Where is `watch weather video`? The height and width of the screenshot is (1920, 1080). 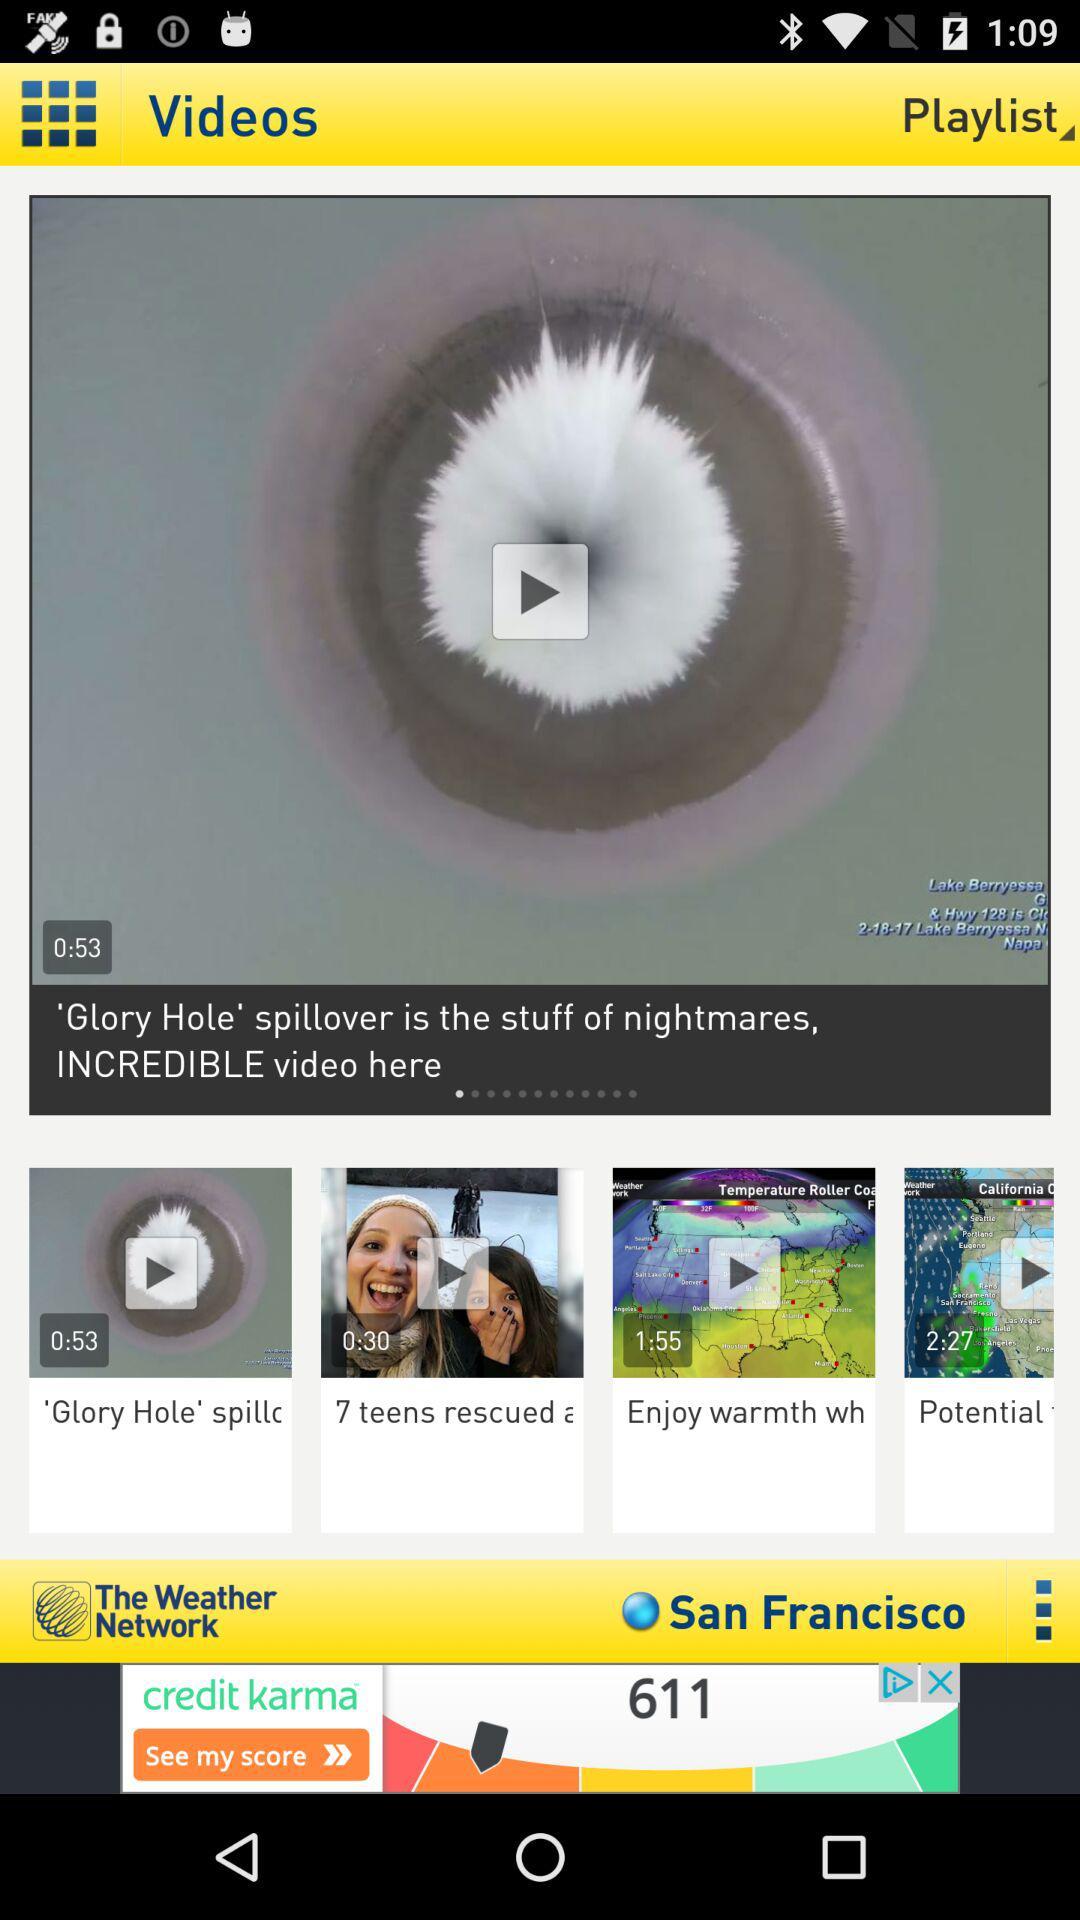
watch weather video is located at coordinates (744, 1271).